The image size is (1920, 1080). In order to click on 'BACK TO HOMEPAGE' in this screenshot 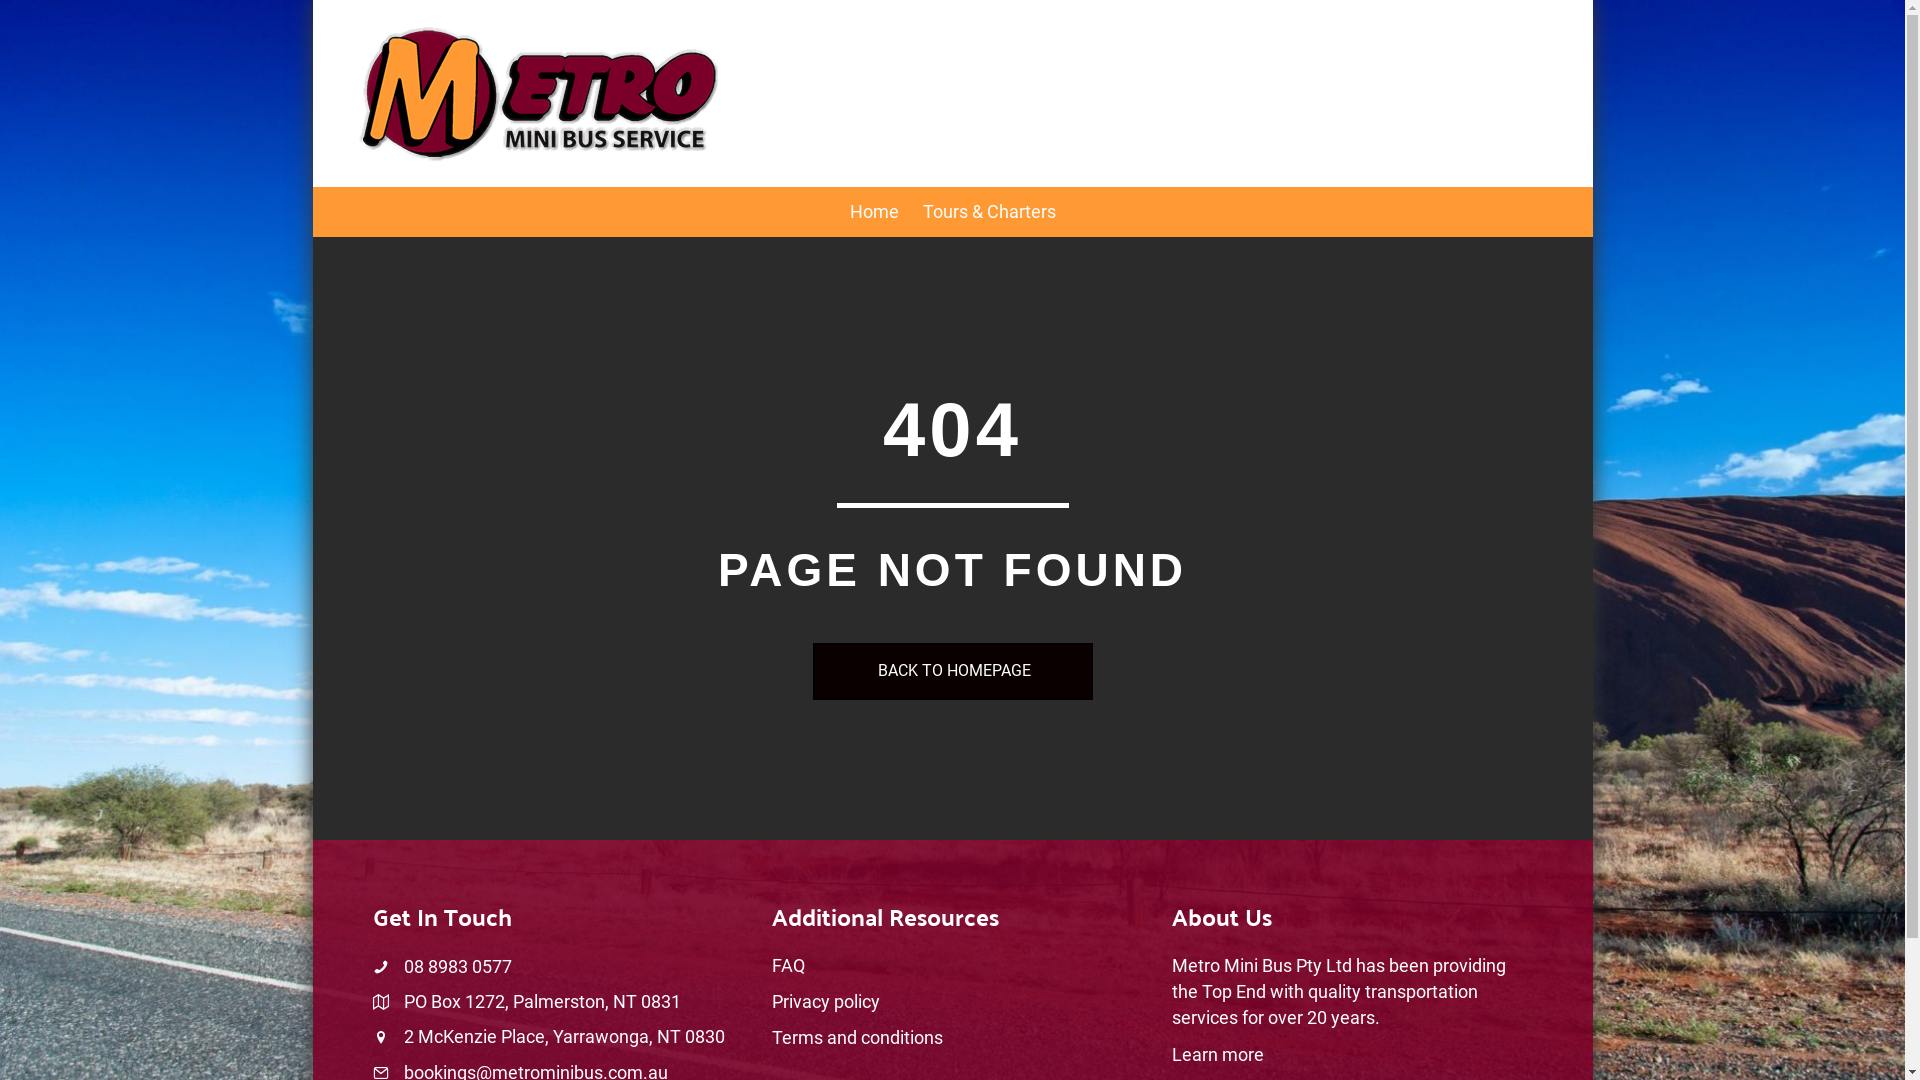, I will do `click(950, 671)`.